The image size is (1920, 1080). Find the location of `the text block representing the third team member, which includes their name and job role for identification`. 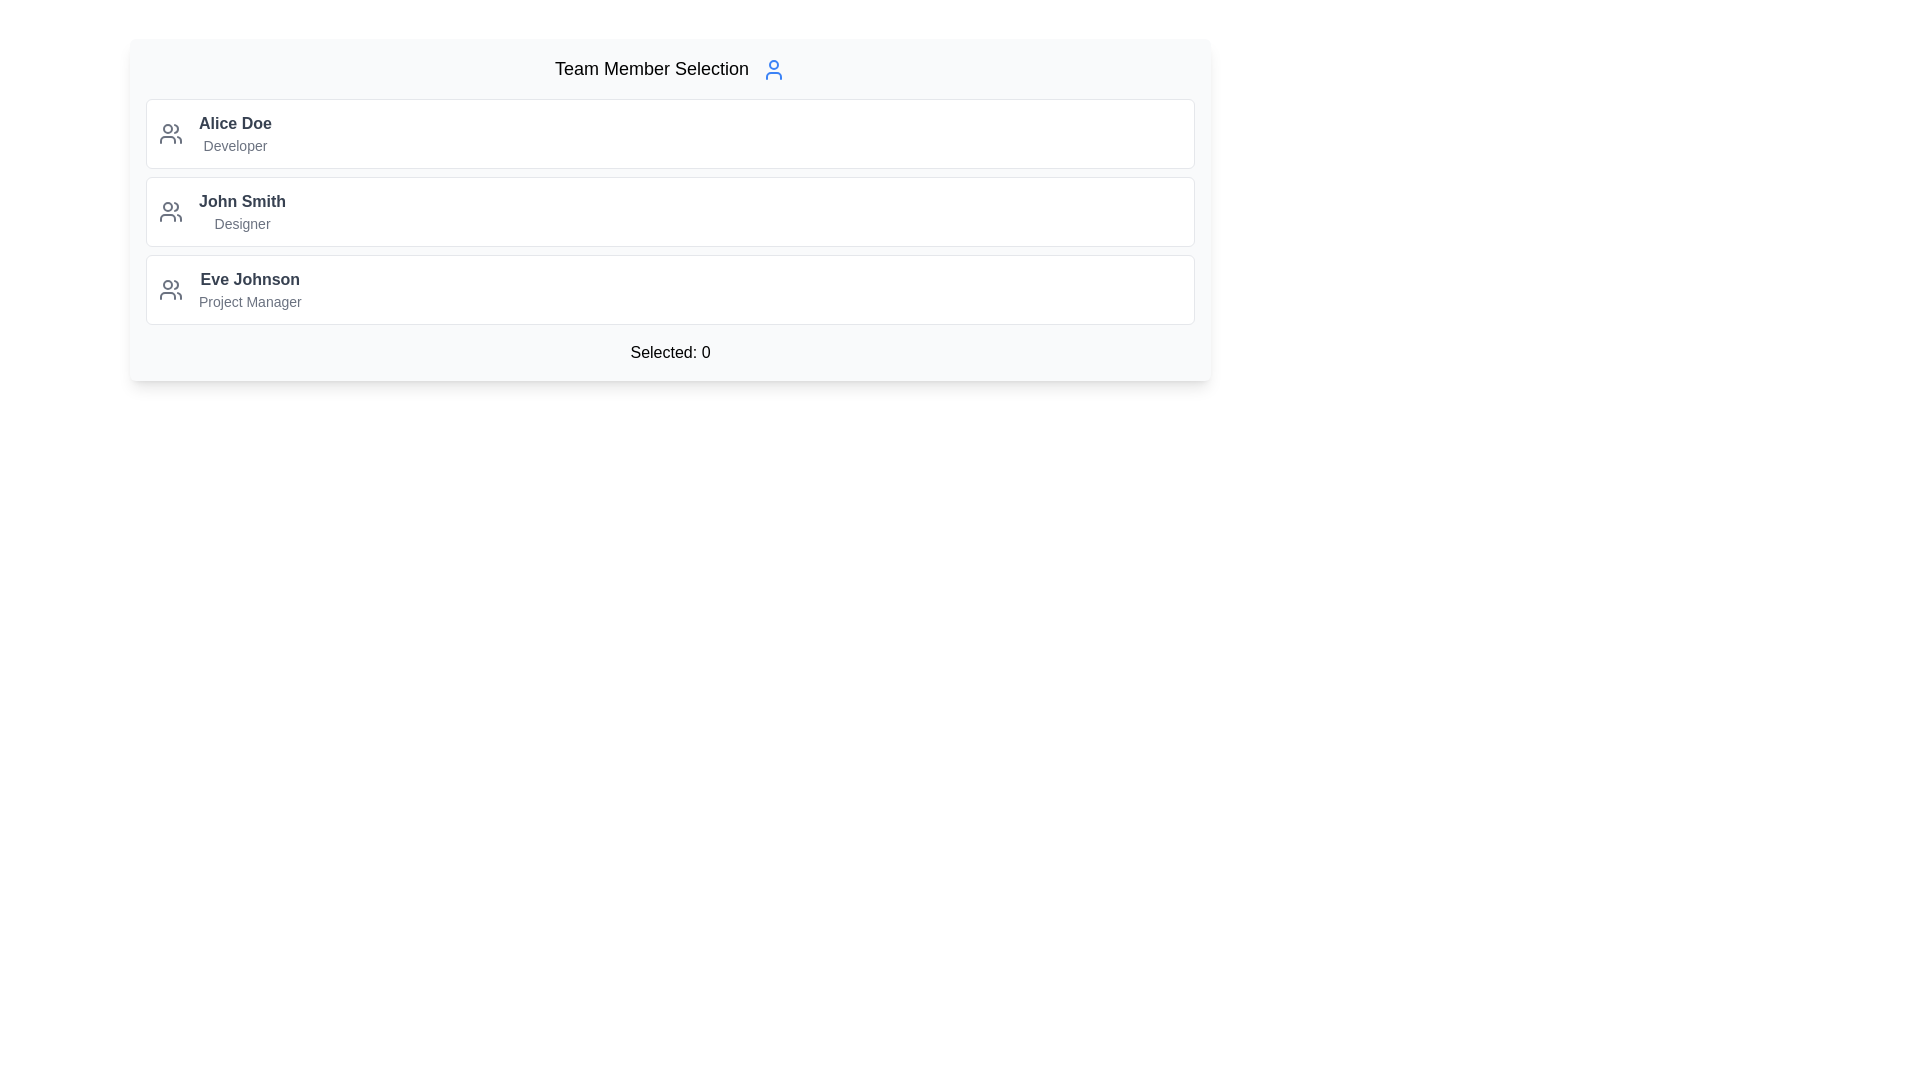

the text block representing the third team member, which includes their name and job role for identification is located at coordinates (249, 289).